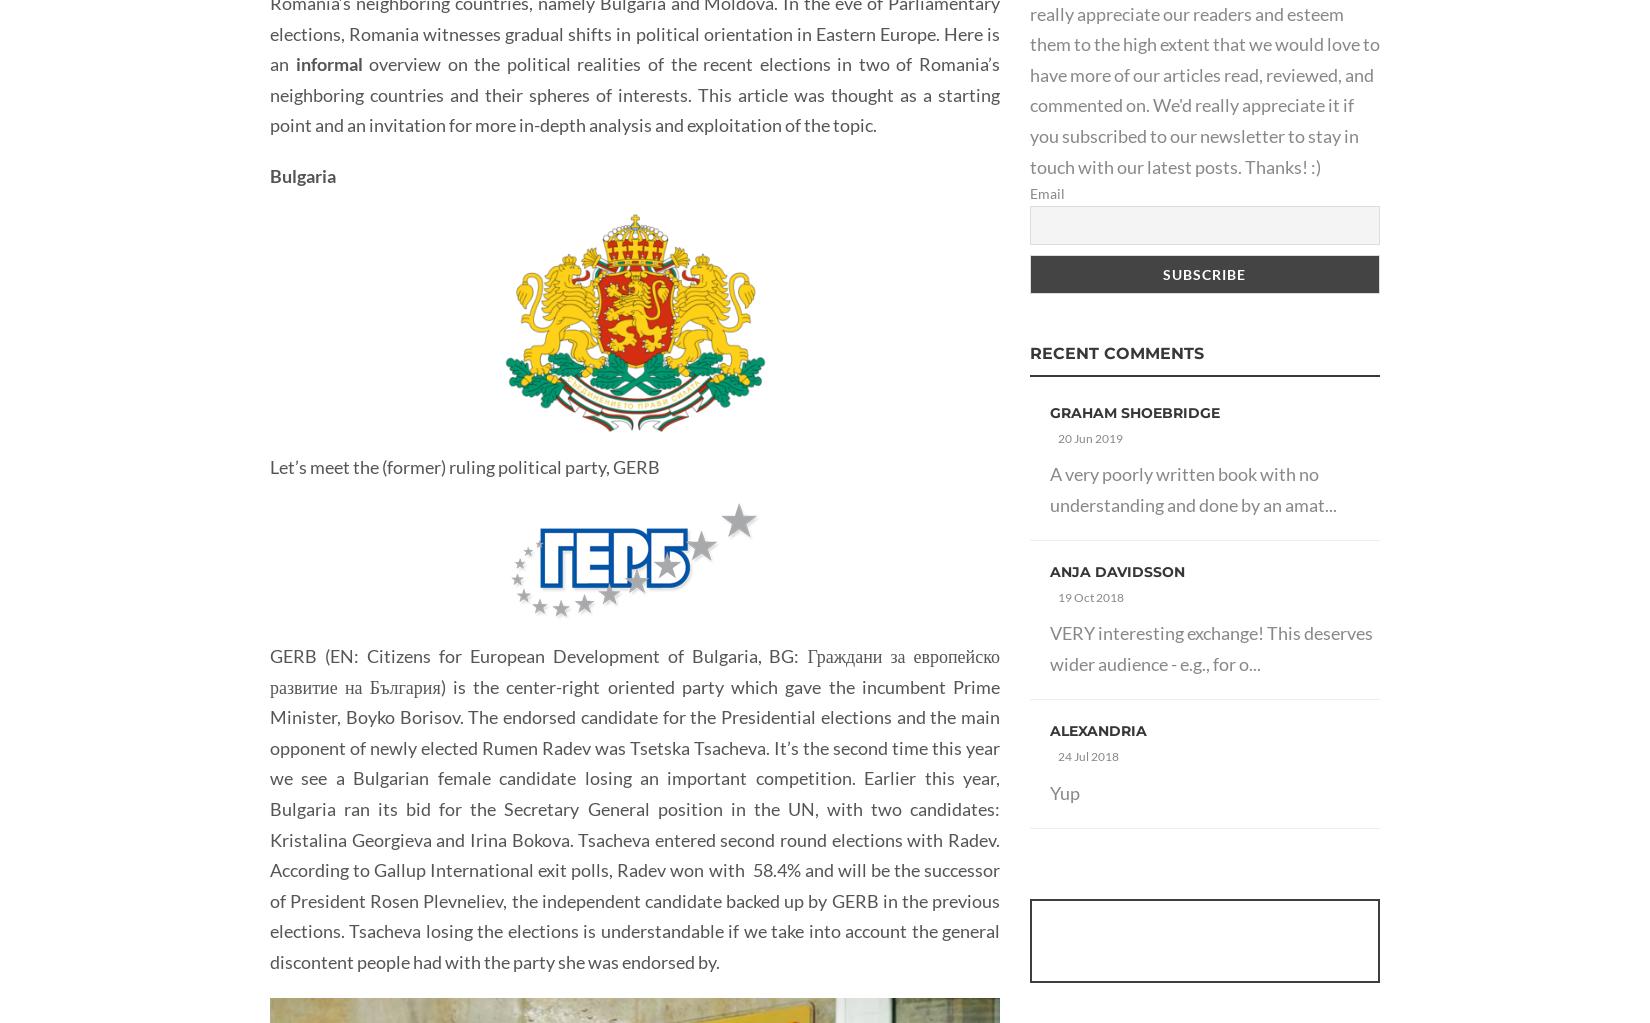  Describe the element at coordinates (1193, 488) in the screenshot. I see `'A very poorly written book with no  understanding  and done by an amat...'` at that location.